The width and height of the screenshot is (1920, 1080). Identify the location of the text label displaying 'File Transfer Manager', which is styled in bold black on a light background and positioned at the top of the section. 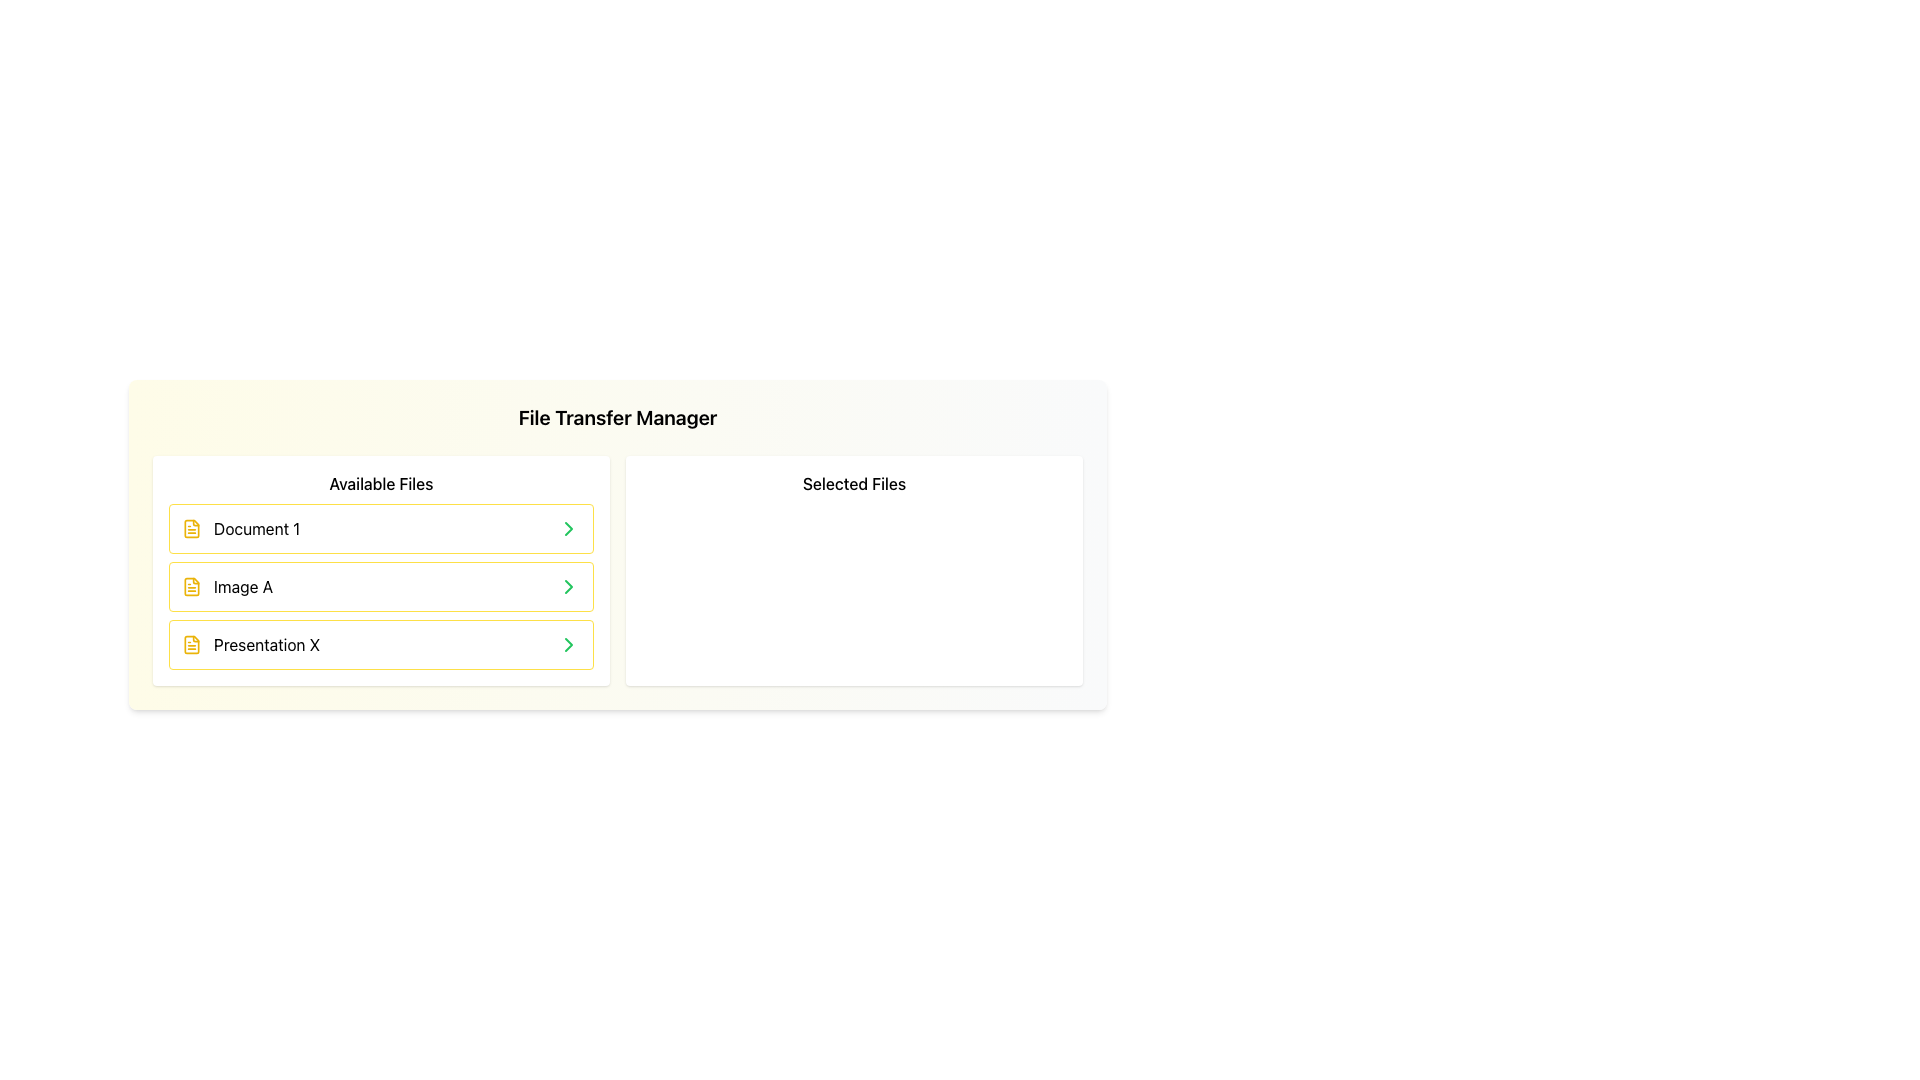
(617, 416).